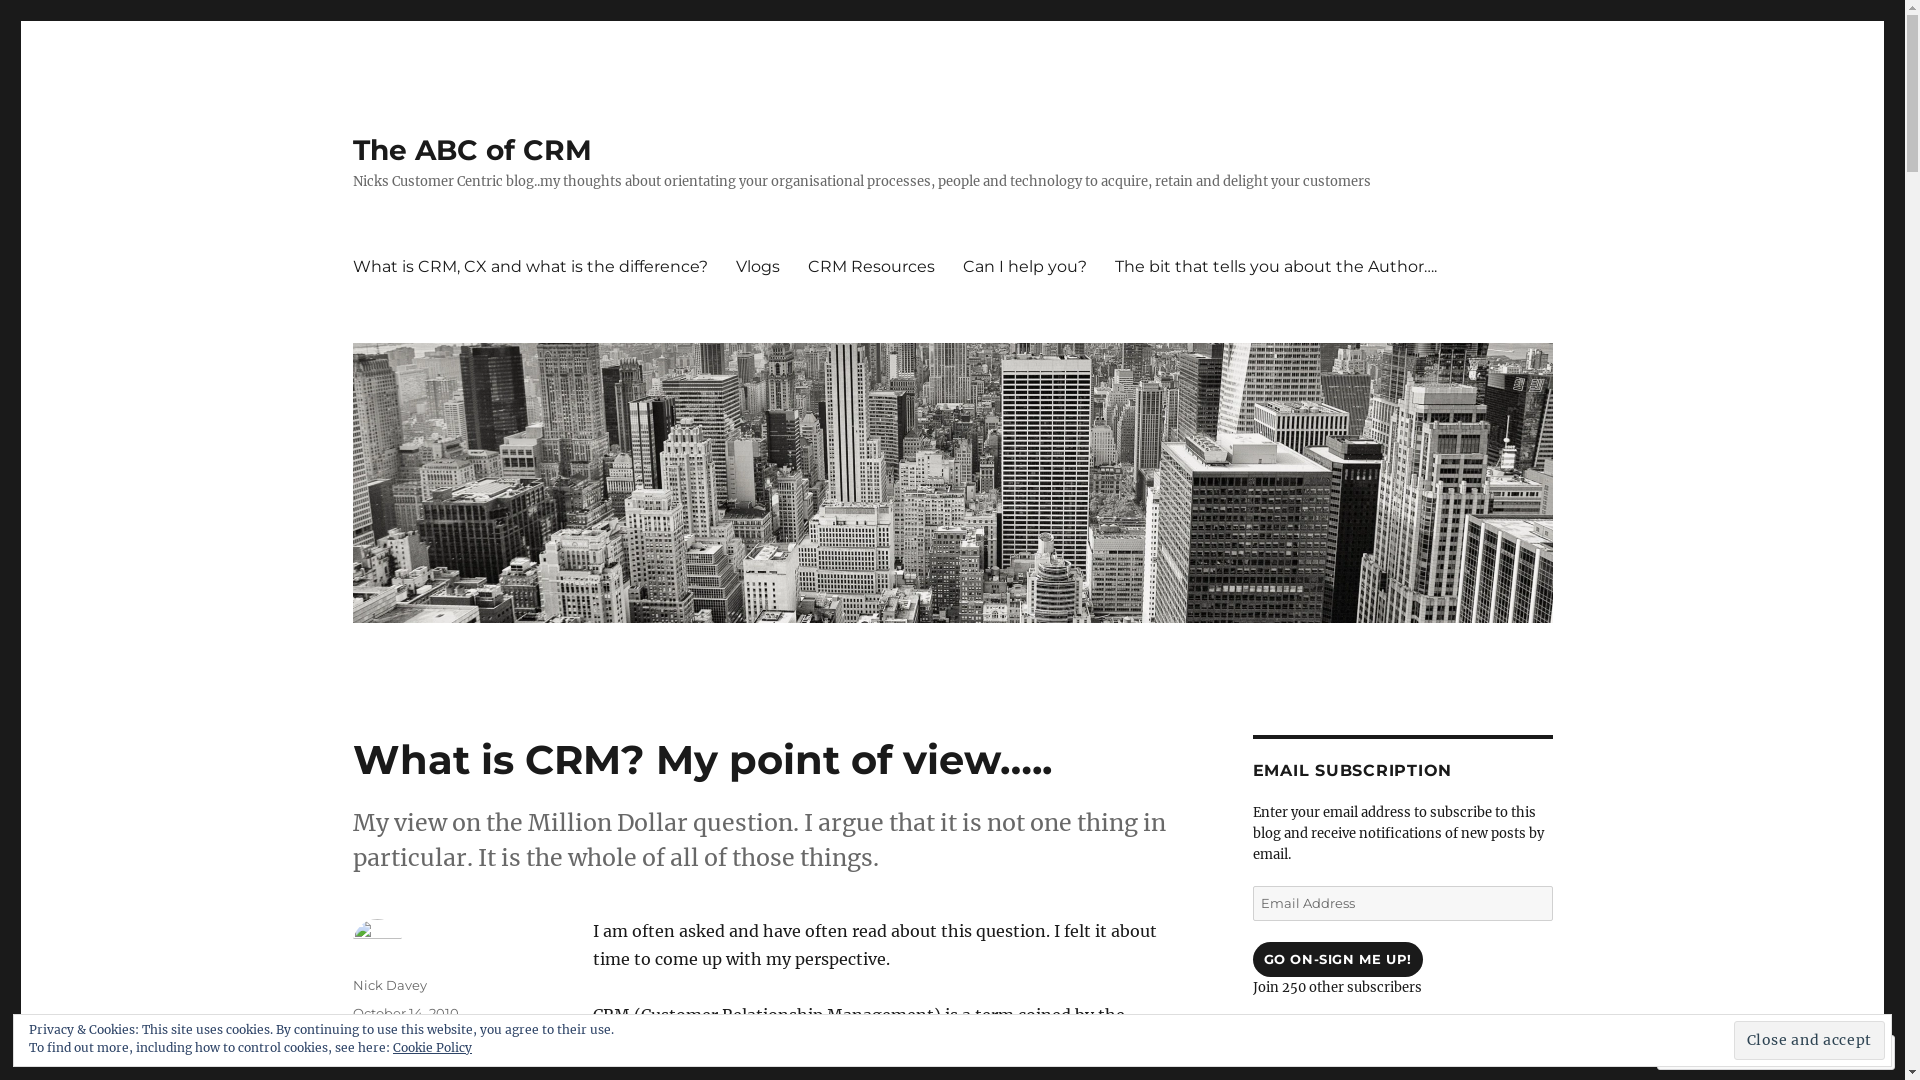 Image resolution: width=1920 pixels, height=1080 pixels. I want to click on 'What is CRM, CX and what is the difference?', so click(529, 265).